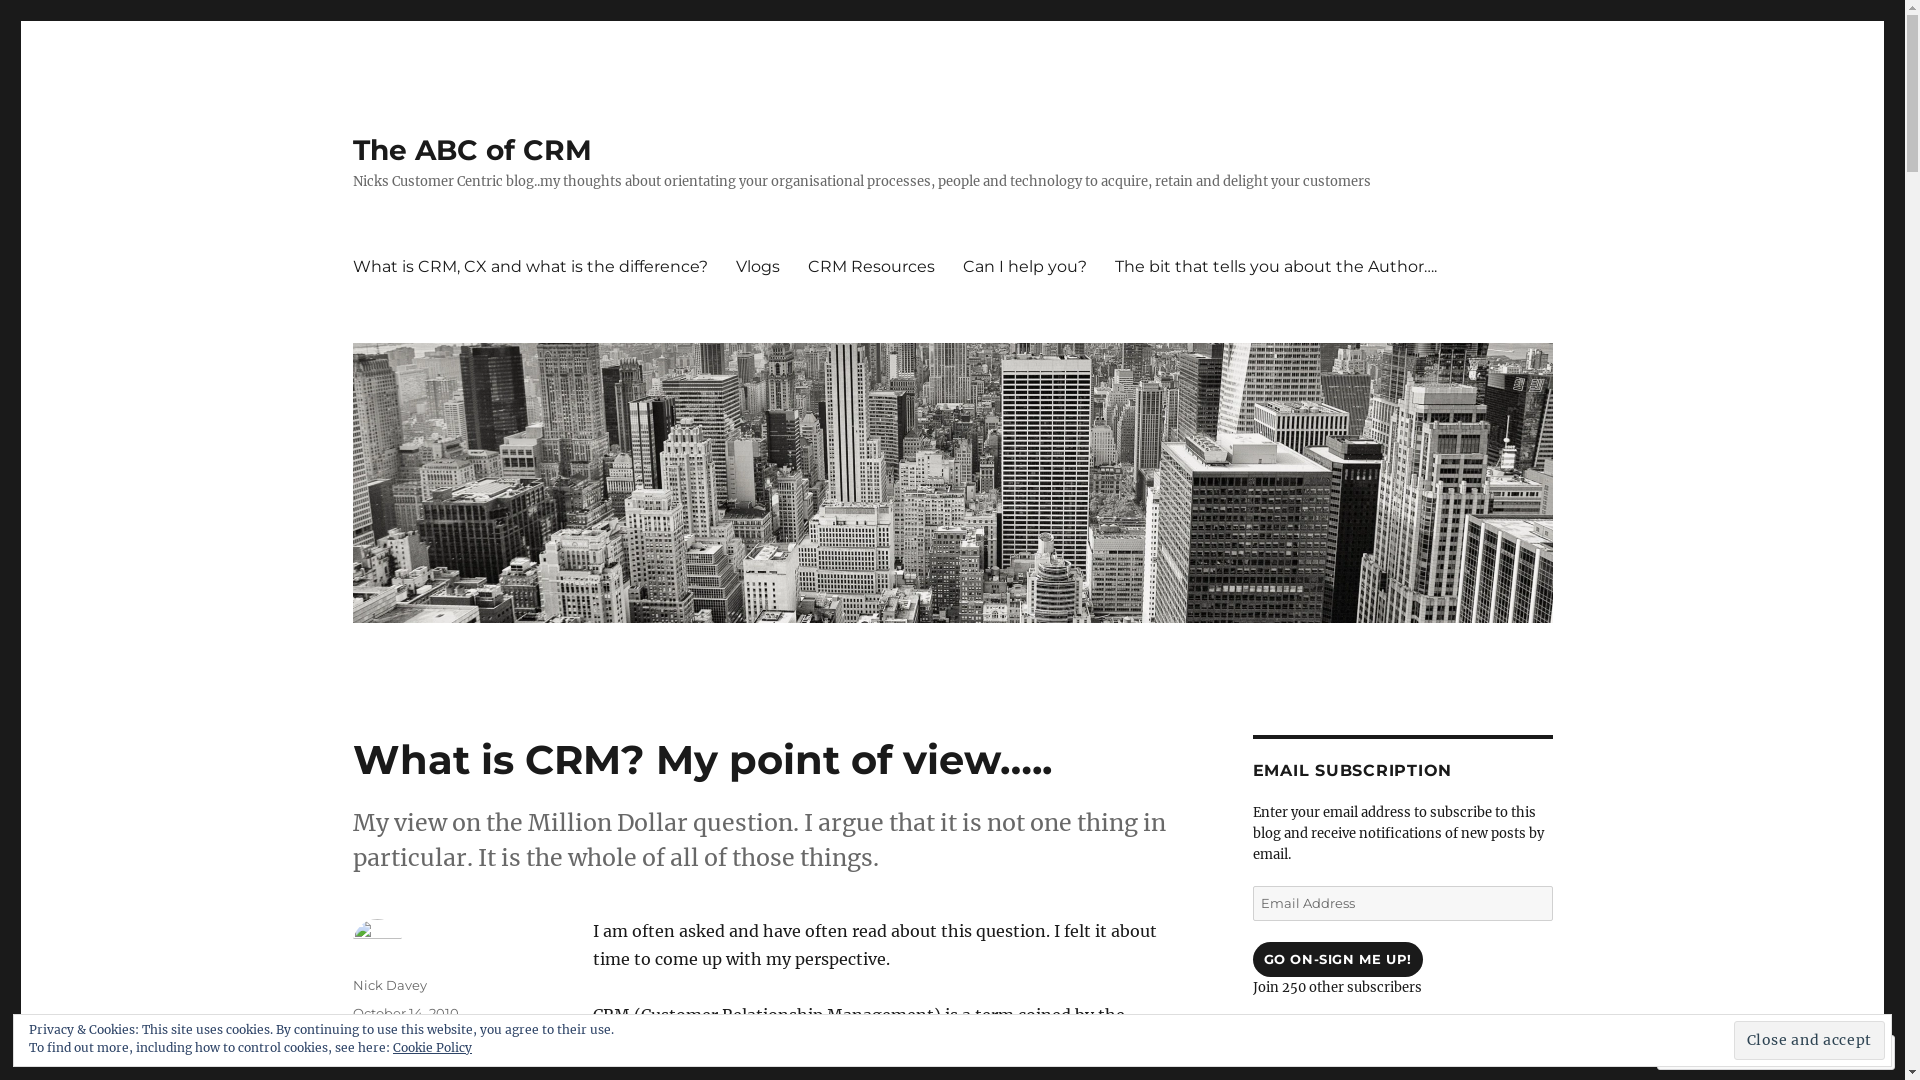 Image resolution: width=1920 pixels, height=1080 pixels. I want to click on 'What is CRM, CX and what is the difference?', so click(529, 265).